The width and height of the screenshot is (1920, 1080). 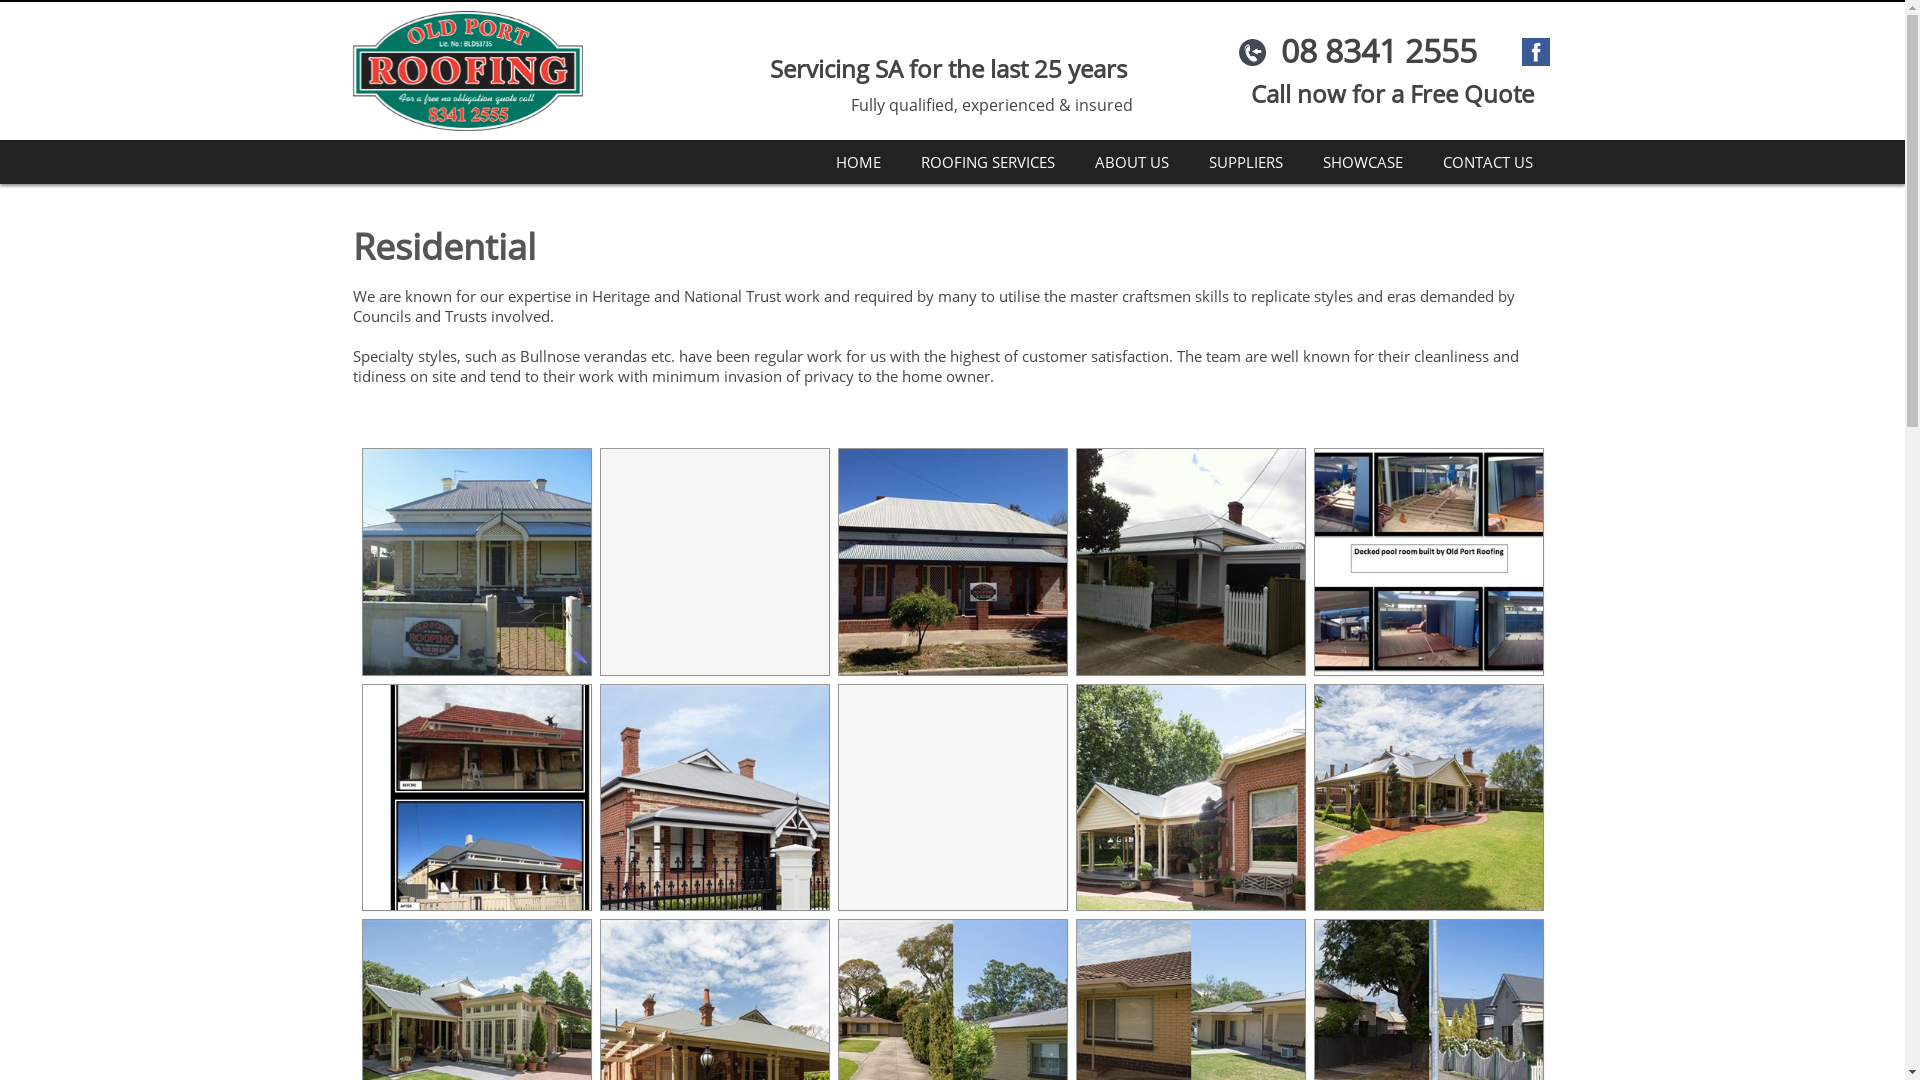 What do you see at coordinates (1243, 161) in the screenshot?
I see `'SUPPLIERS'` at bounding box center [1243, 161].